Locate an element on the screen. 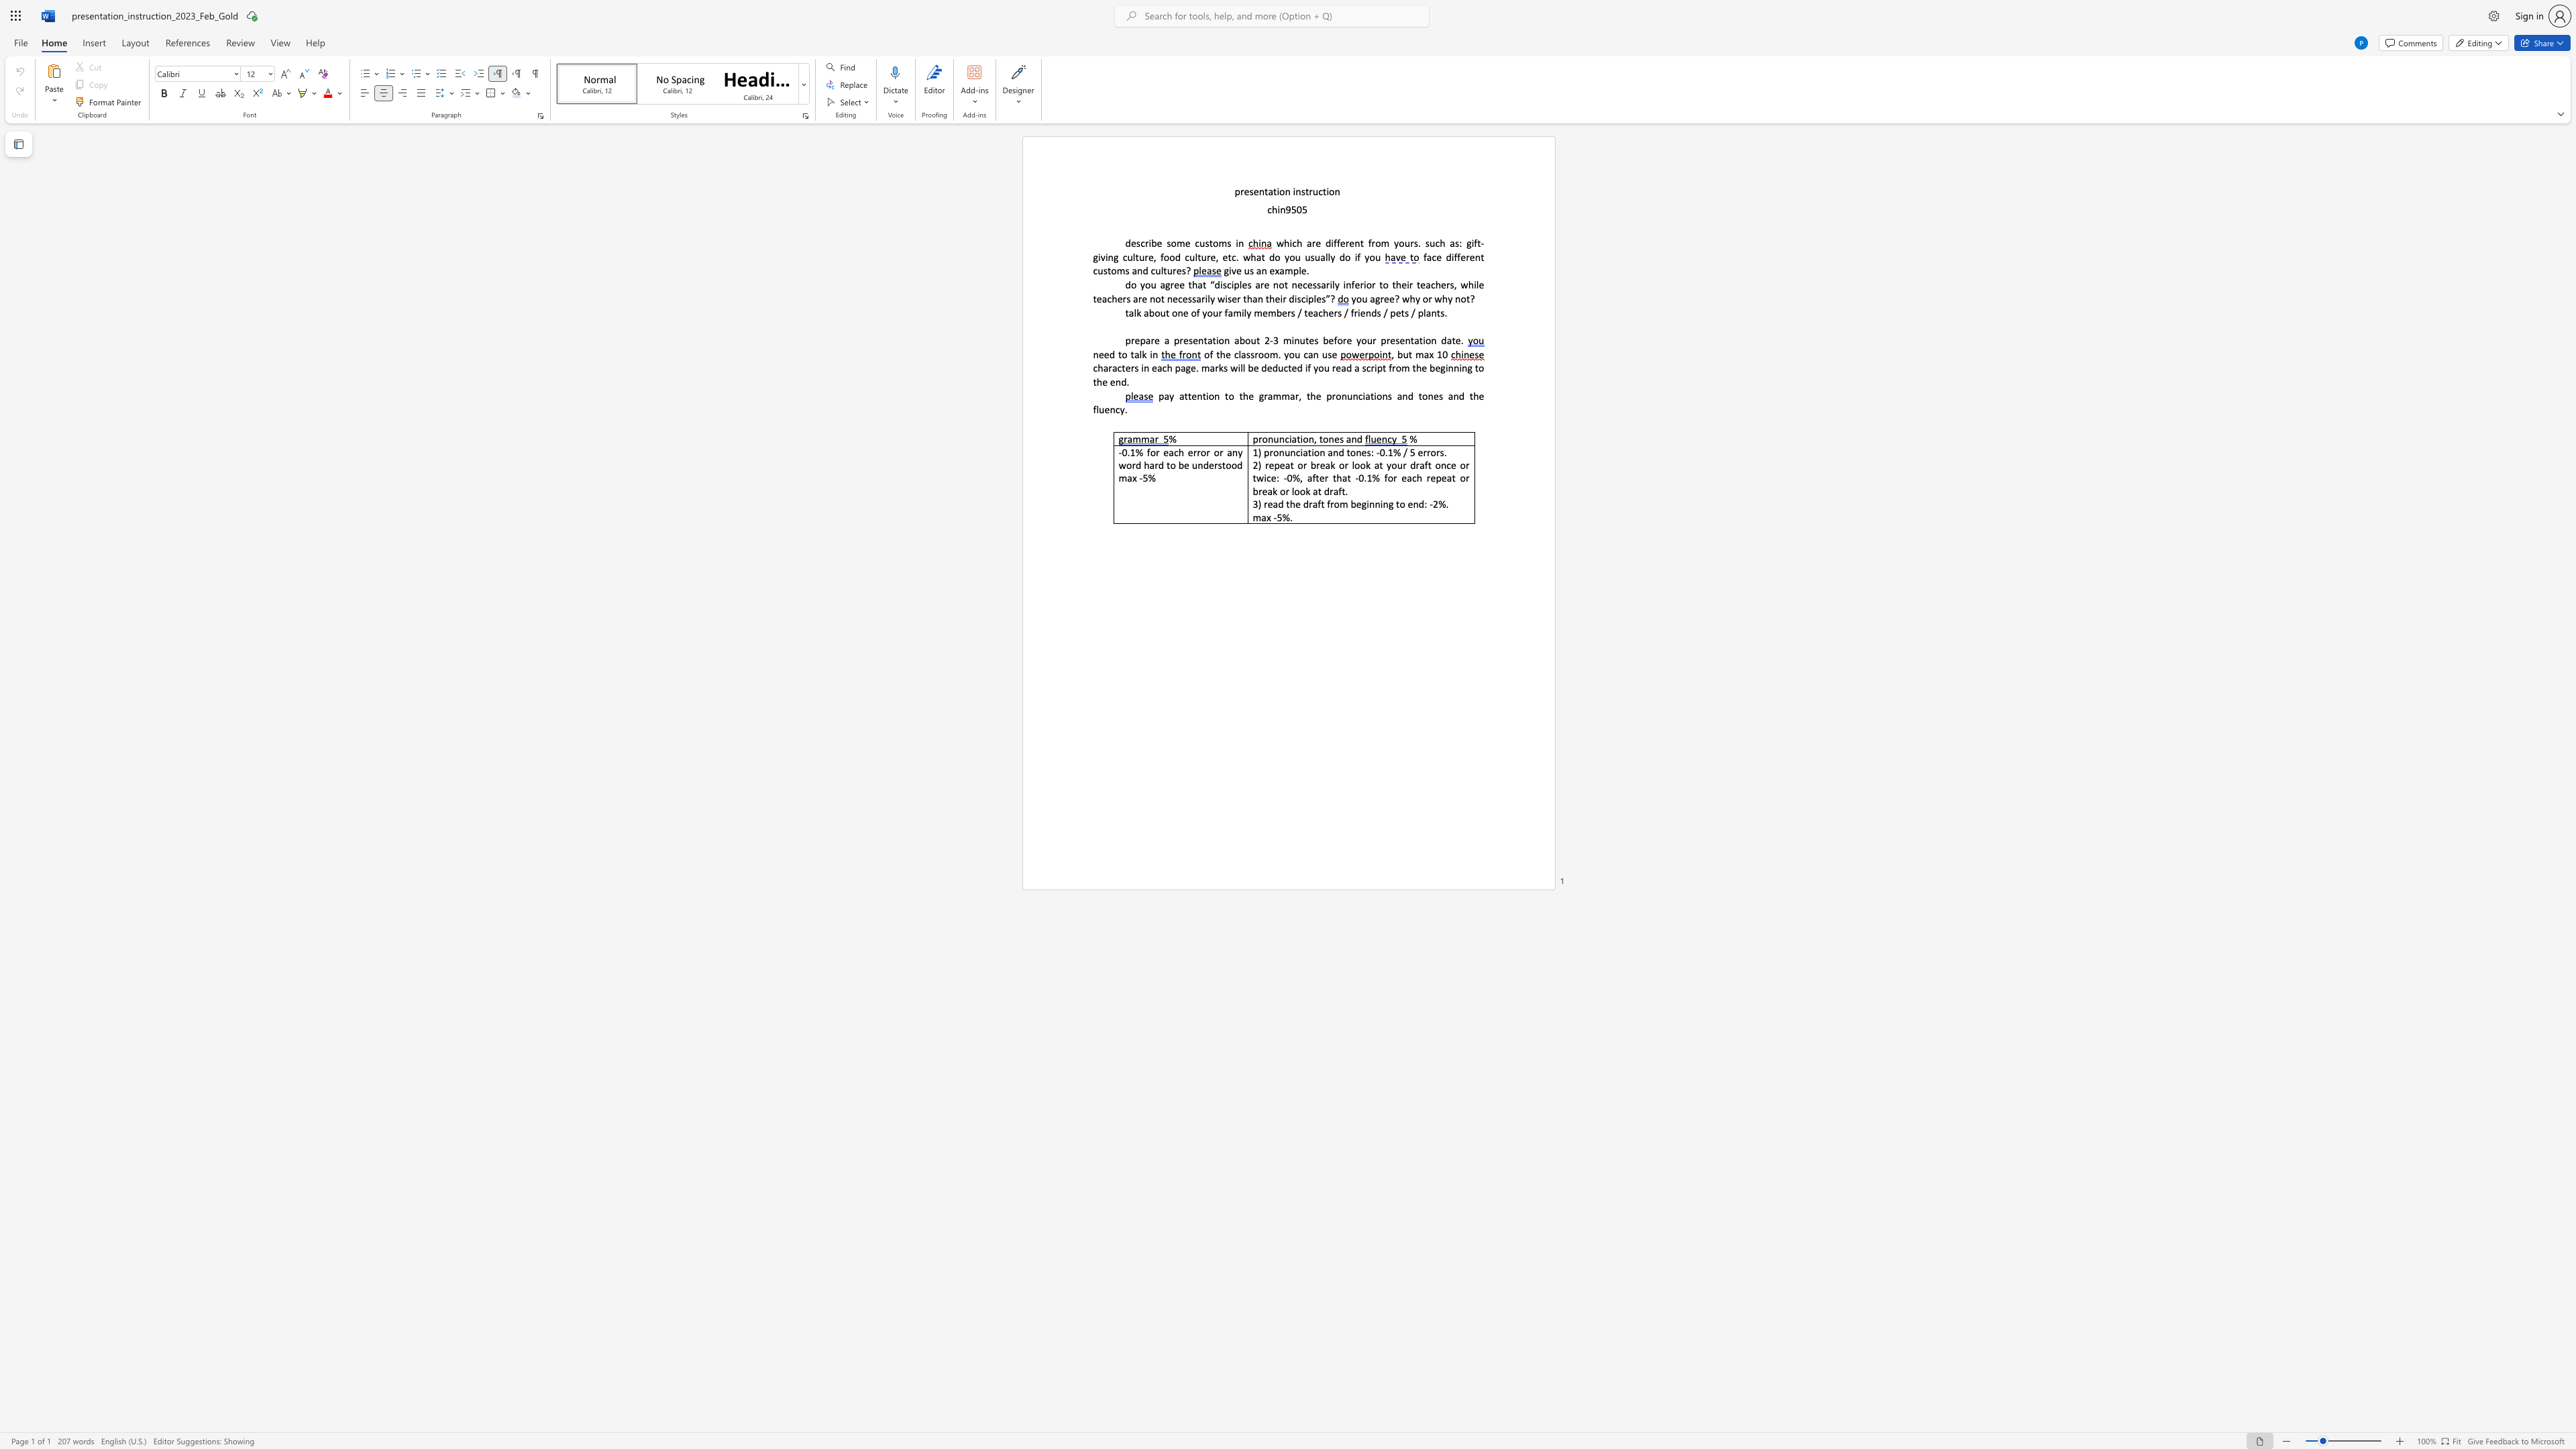 The image size is (2576, 1449). the subset text "t-" within the text "uch as: gift-" is located at coordinates (1476, 242).